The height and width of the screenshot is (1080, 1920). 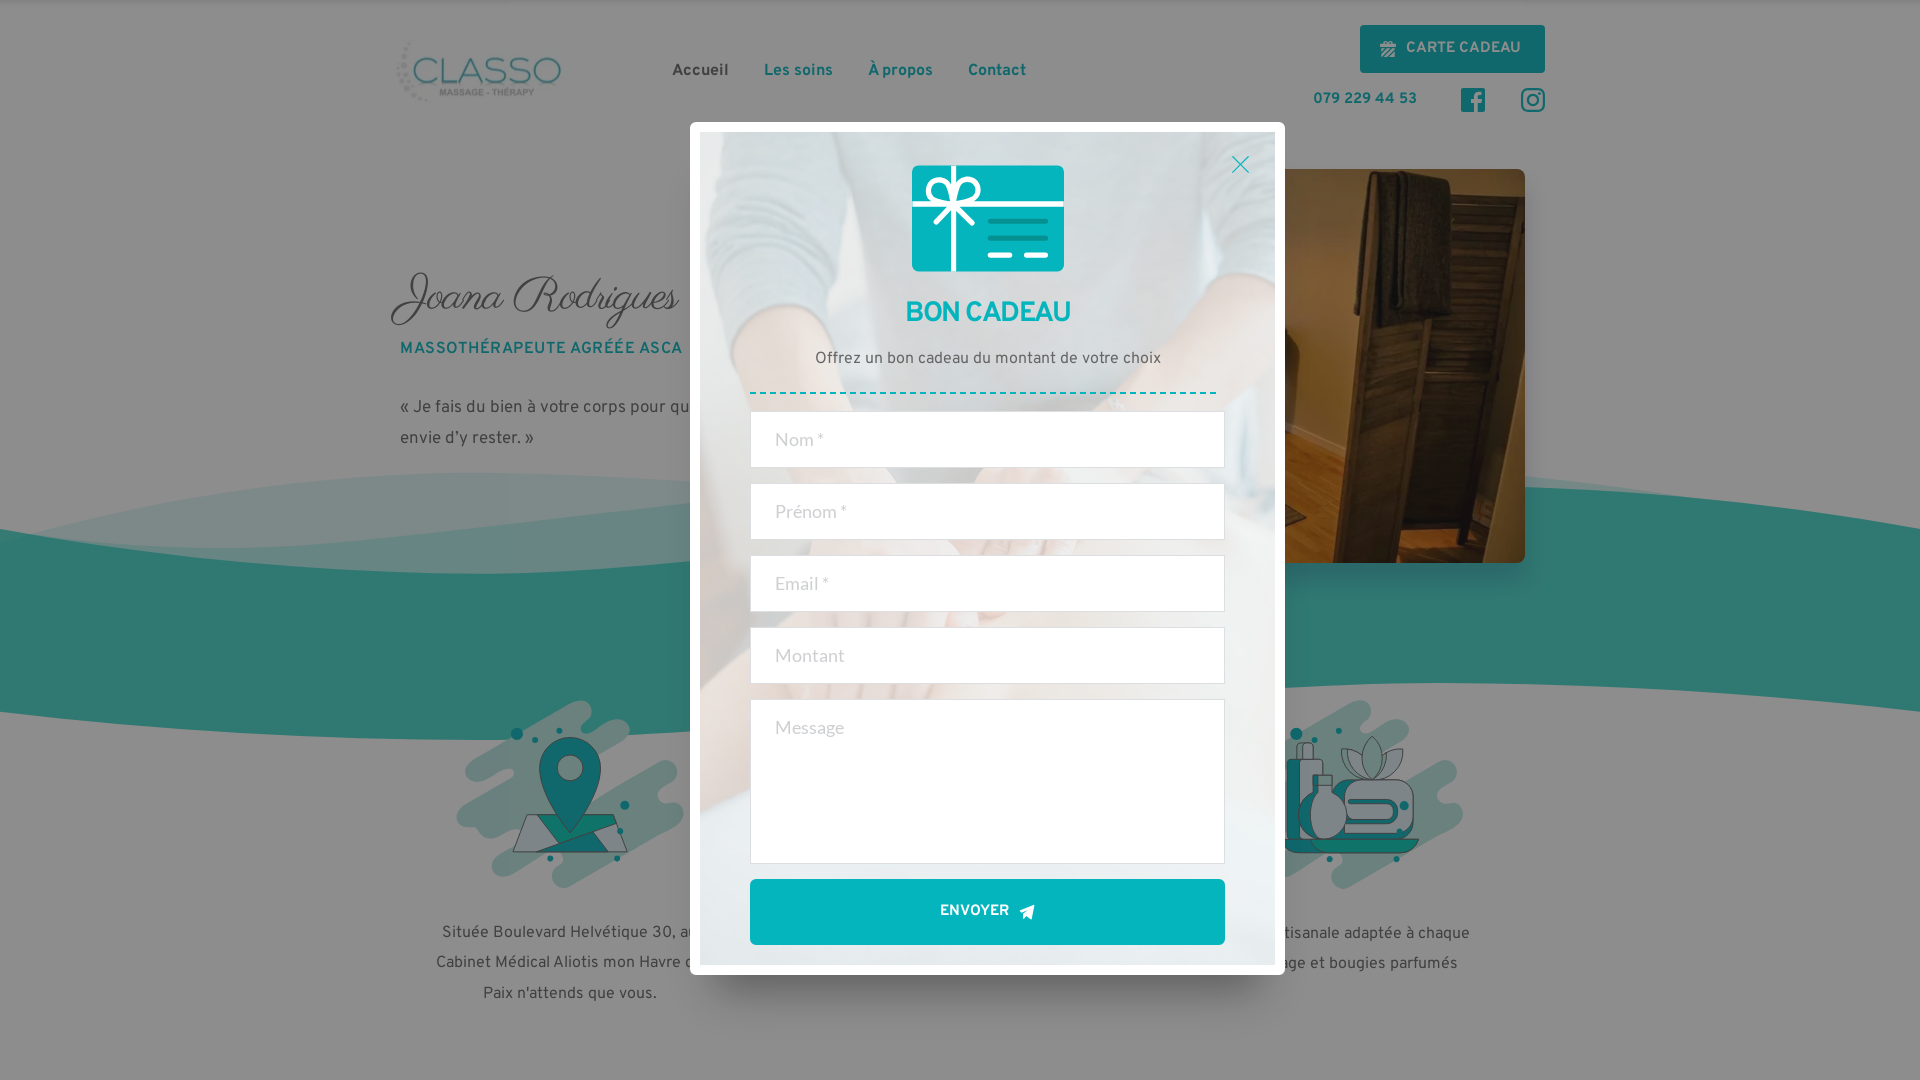 I want to click on '079 229 44 53  ', so click(x=1367, y=99).